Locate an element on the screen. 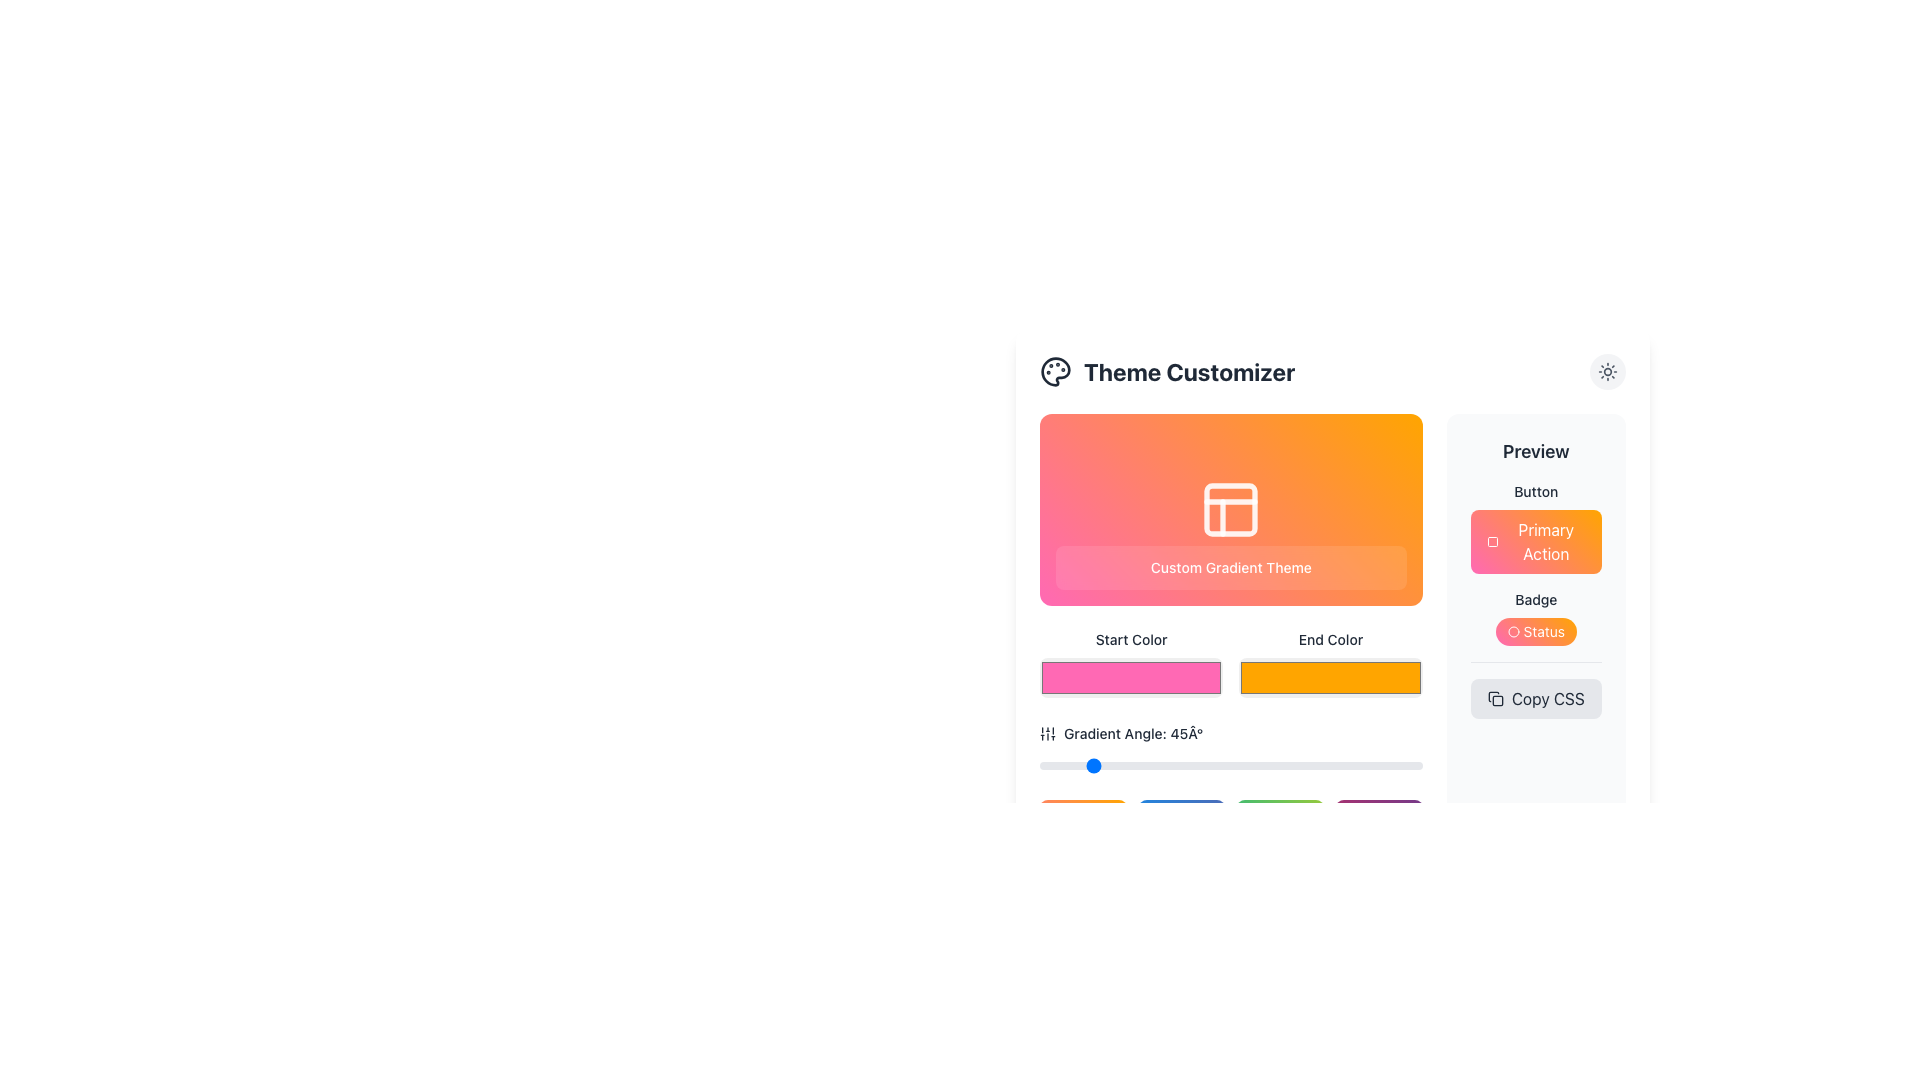 The width and height of the screenshot is (1920, 1080). the slider input control displaying 'Gradient Angle: 45°' is located at coordinates (1230, 749).